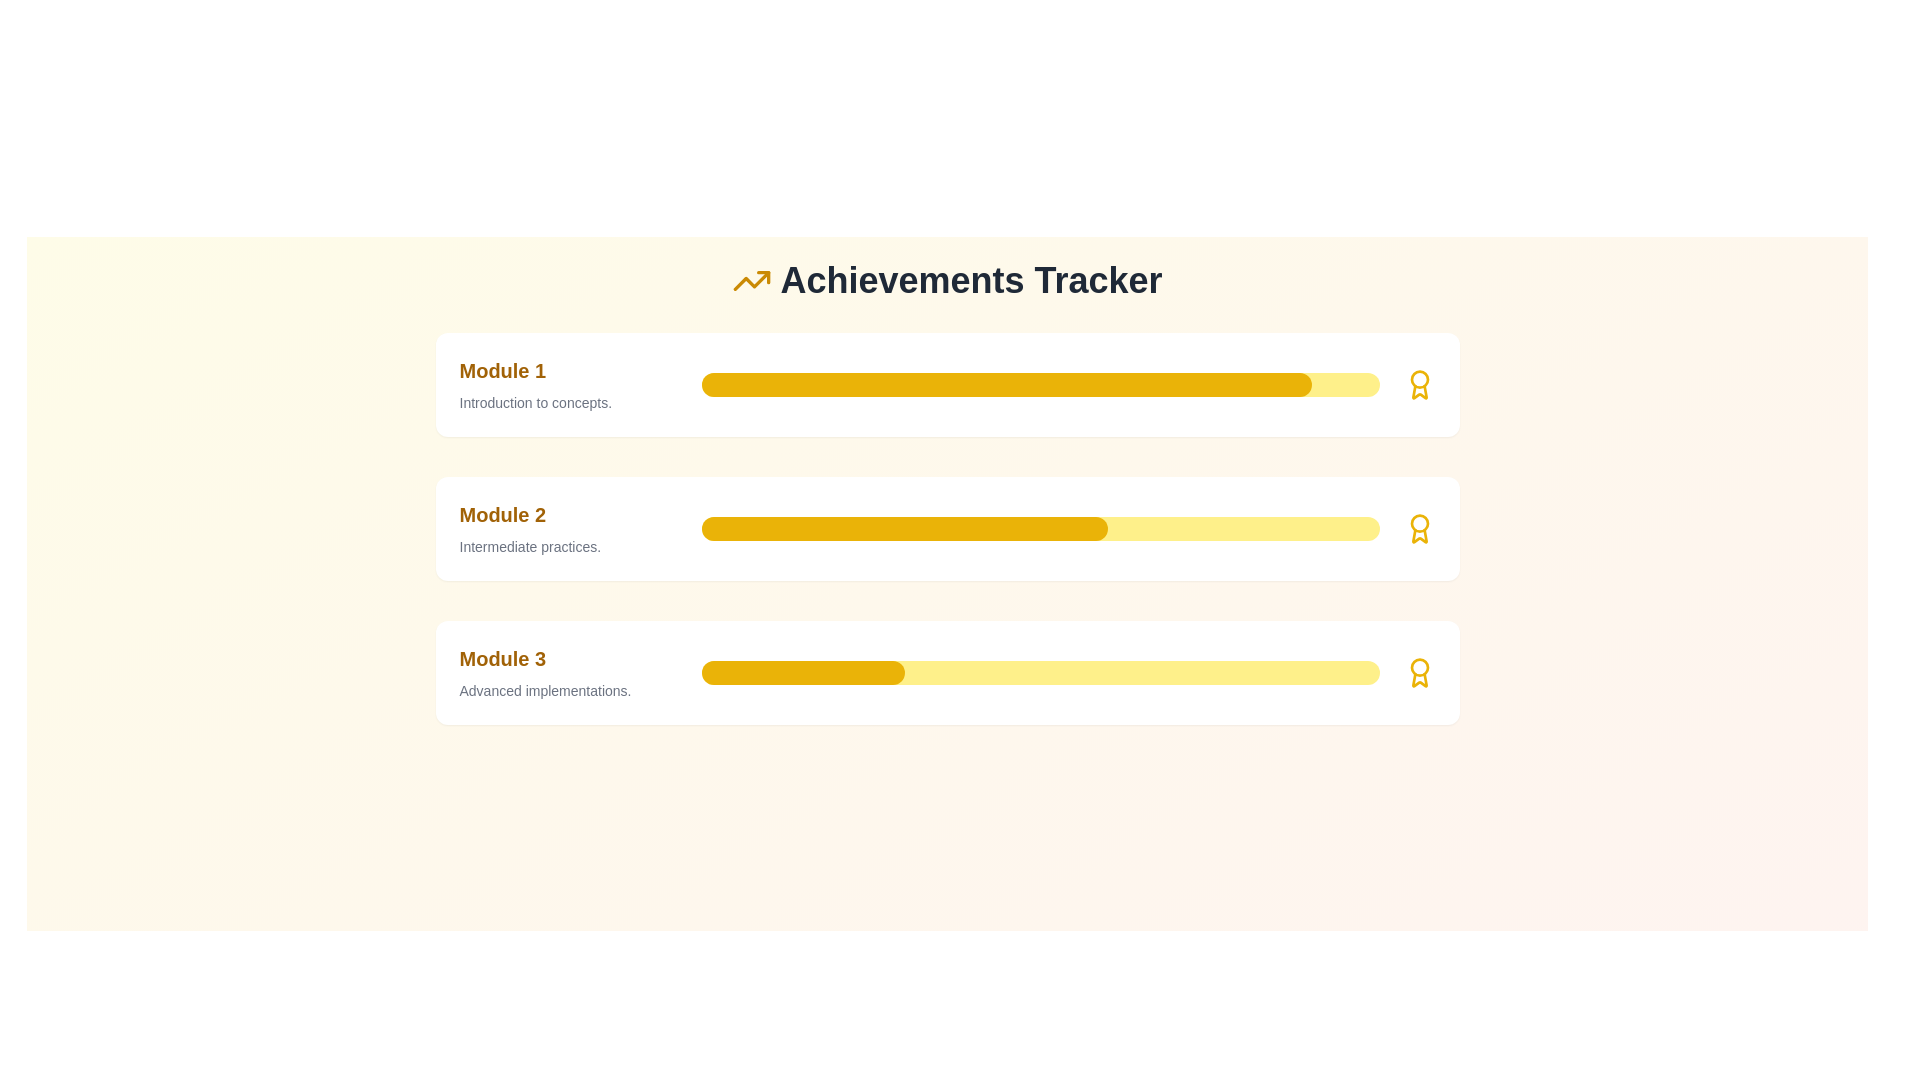  Describe the element at coordinates (1040, 672) in the screenshot. I see `the yellow progress bar in the 'Module 3' section of the achievement tracker interface` at that location.